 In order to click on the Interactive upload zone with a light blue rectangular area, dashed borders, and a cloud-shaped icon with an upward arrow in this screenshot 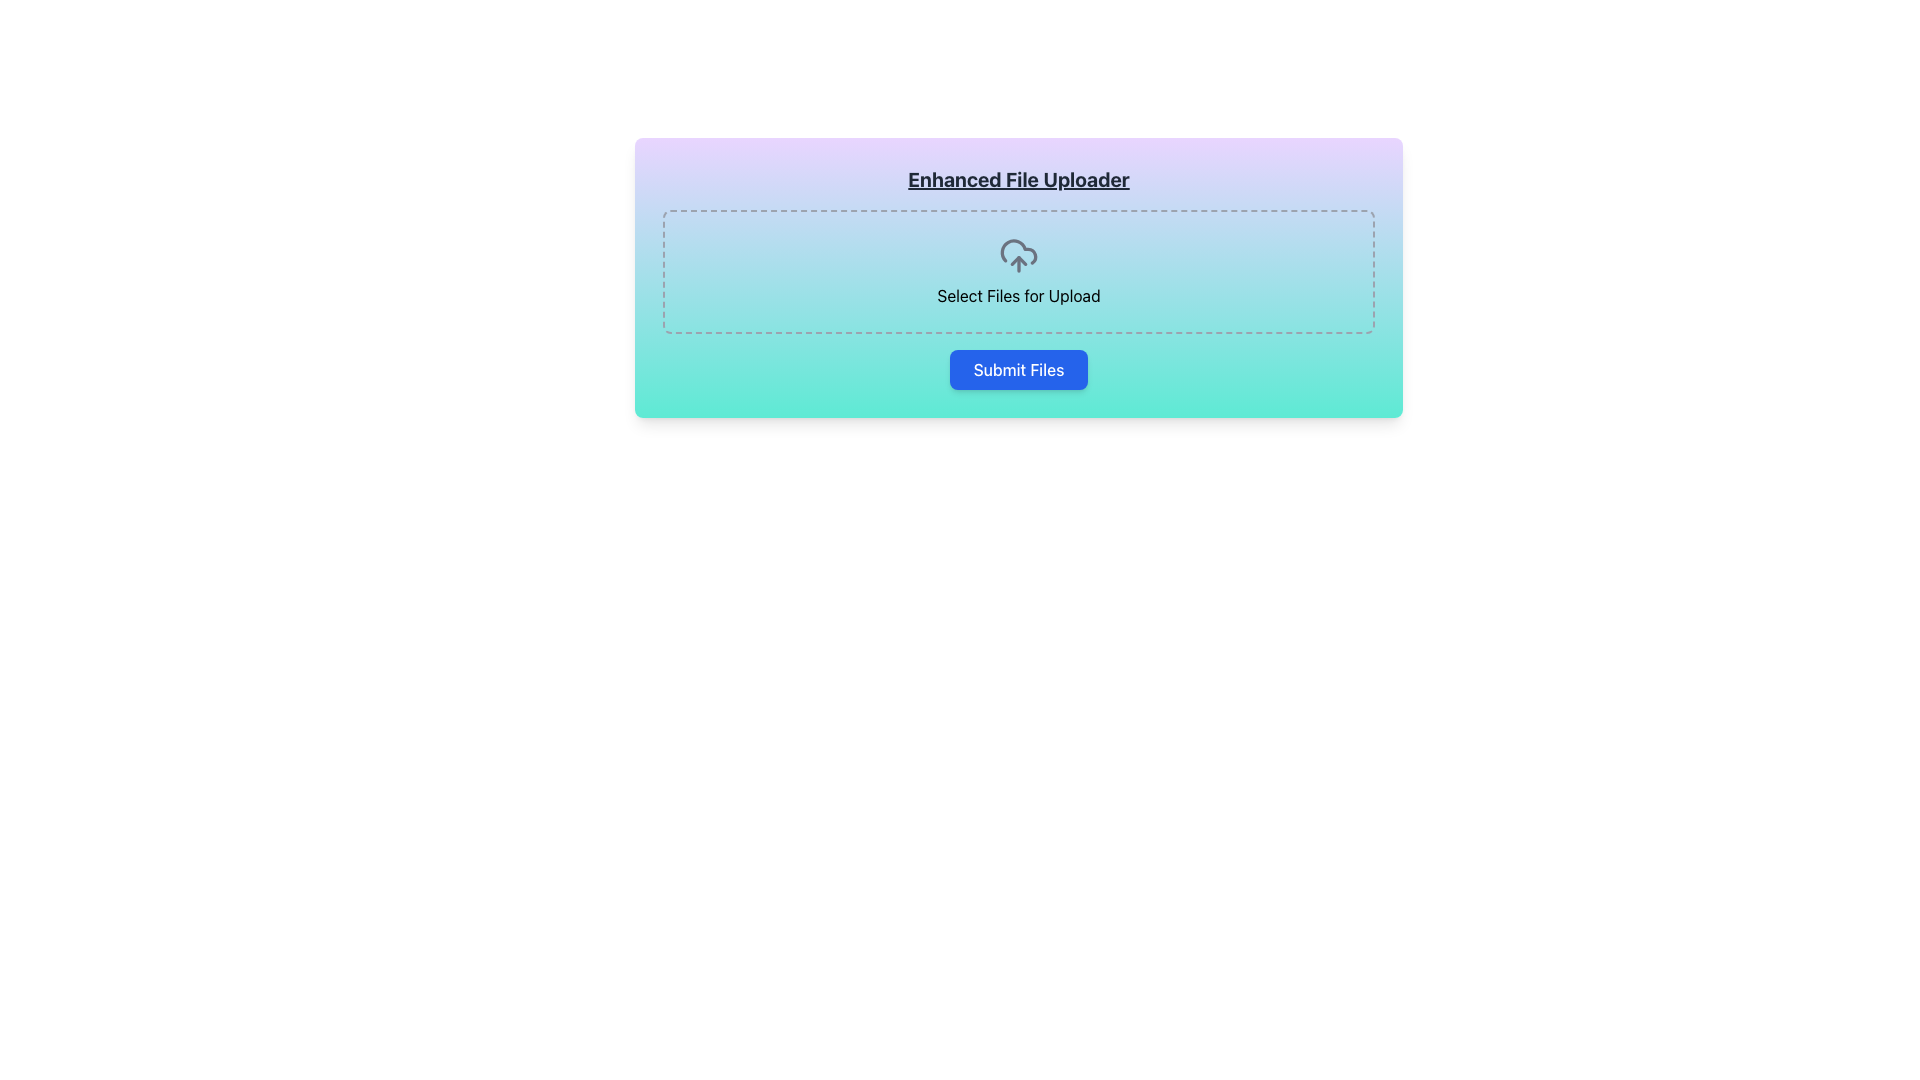, I will do `click(1018, 272)`.